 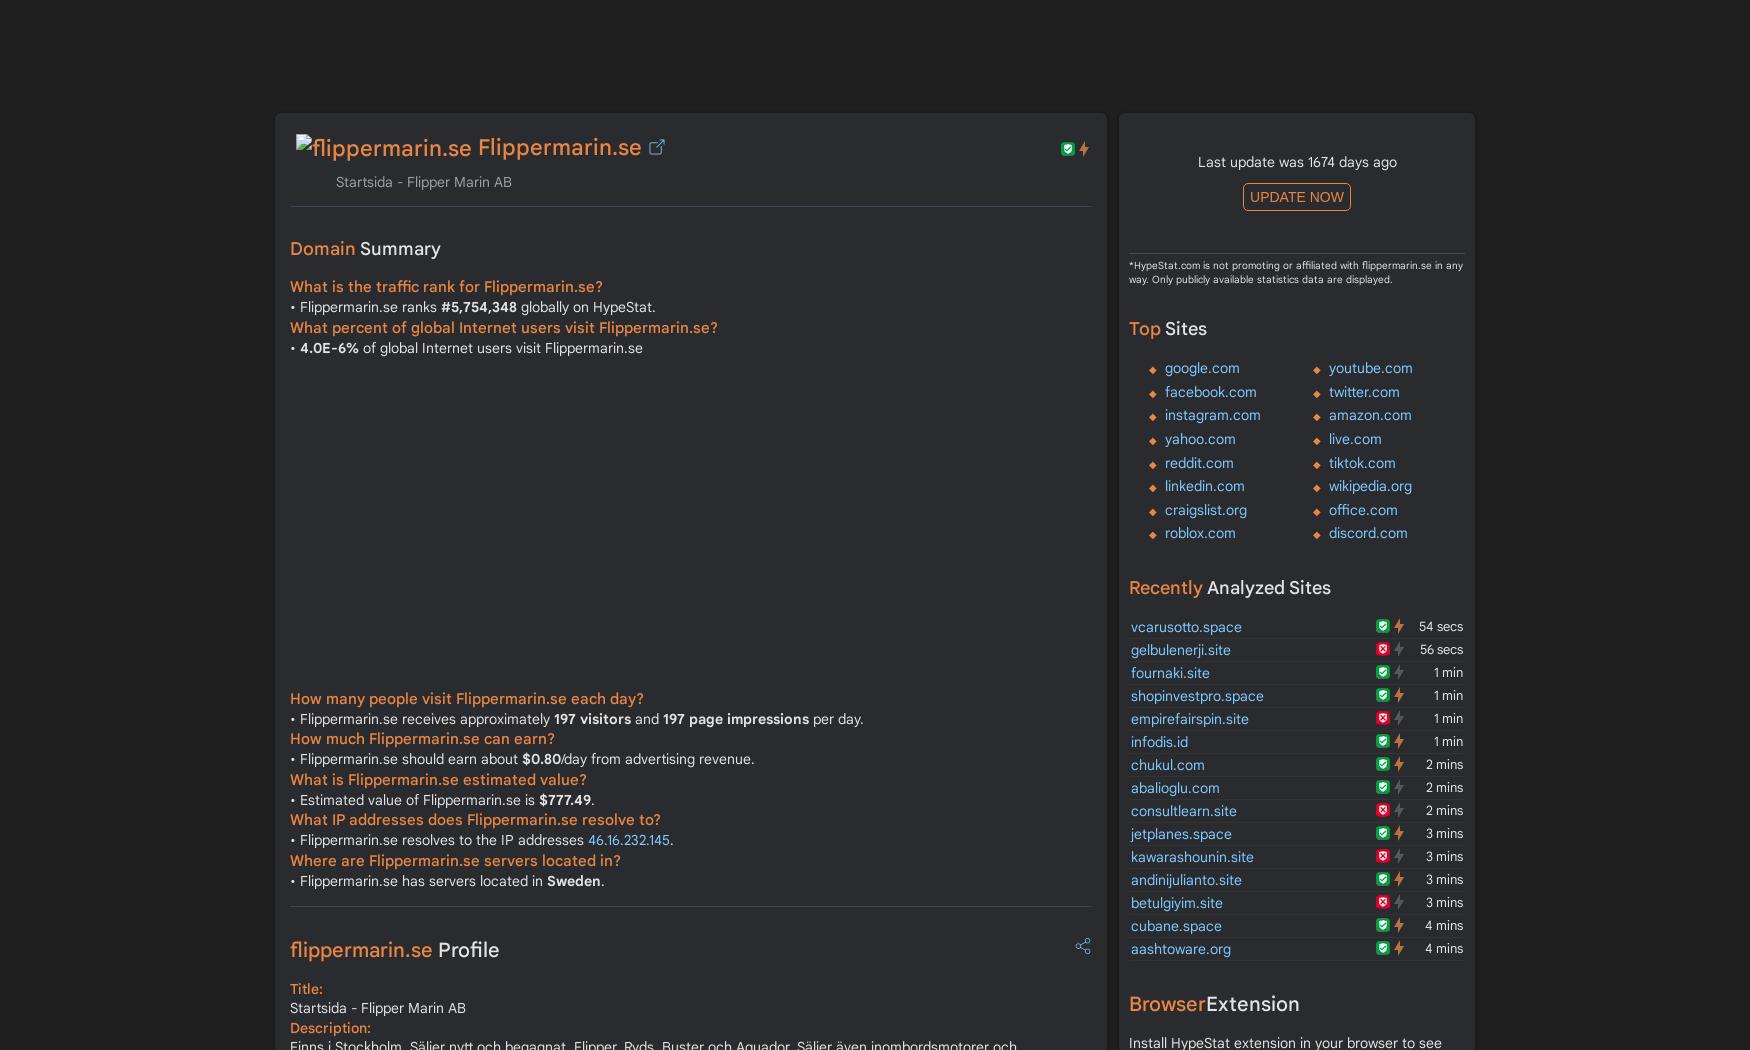 I want to click on 'WHOIS', so click(x=1330, y=11).